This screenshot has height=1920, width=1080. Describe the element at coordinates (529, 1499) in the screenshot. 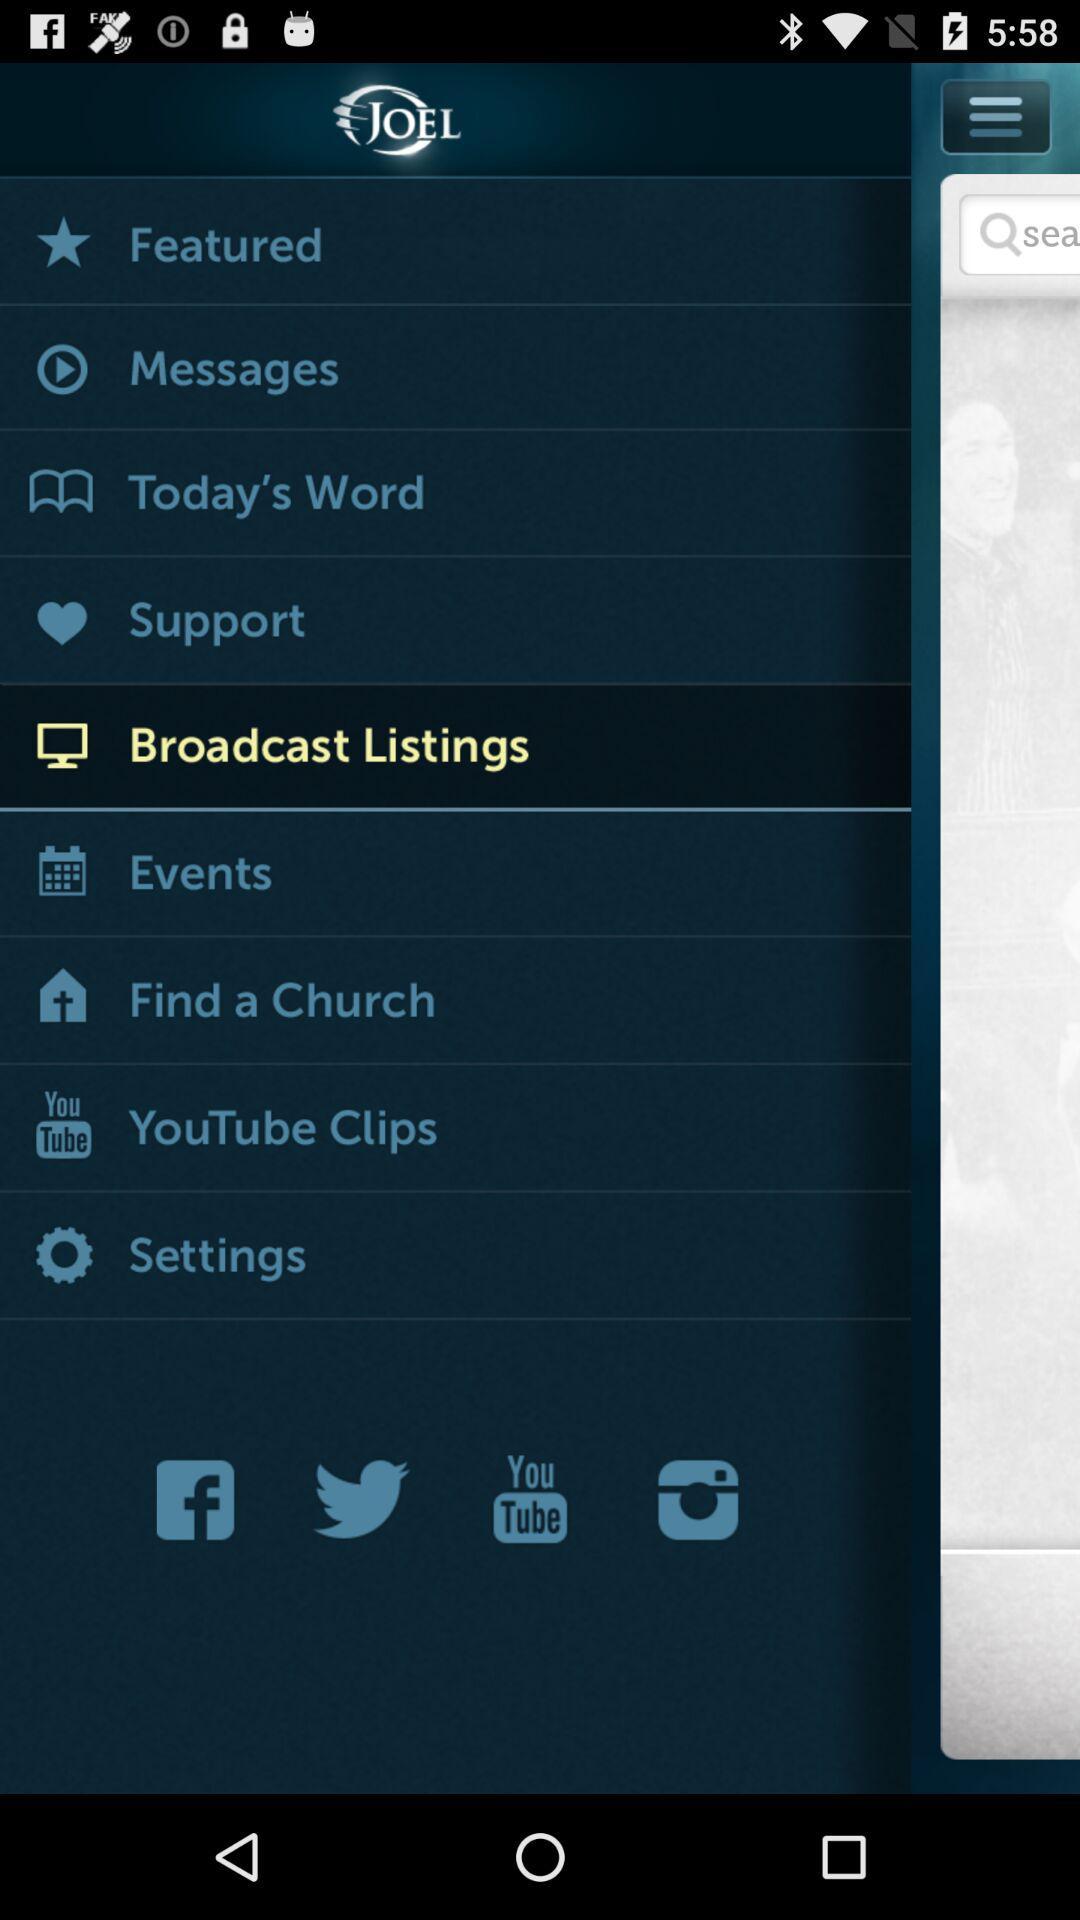

I see `youtube channel` at that location.